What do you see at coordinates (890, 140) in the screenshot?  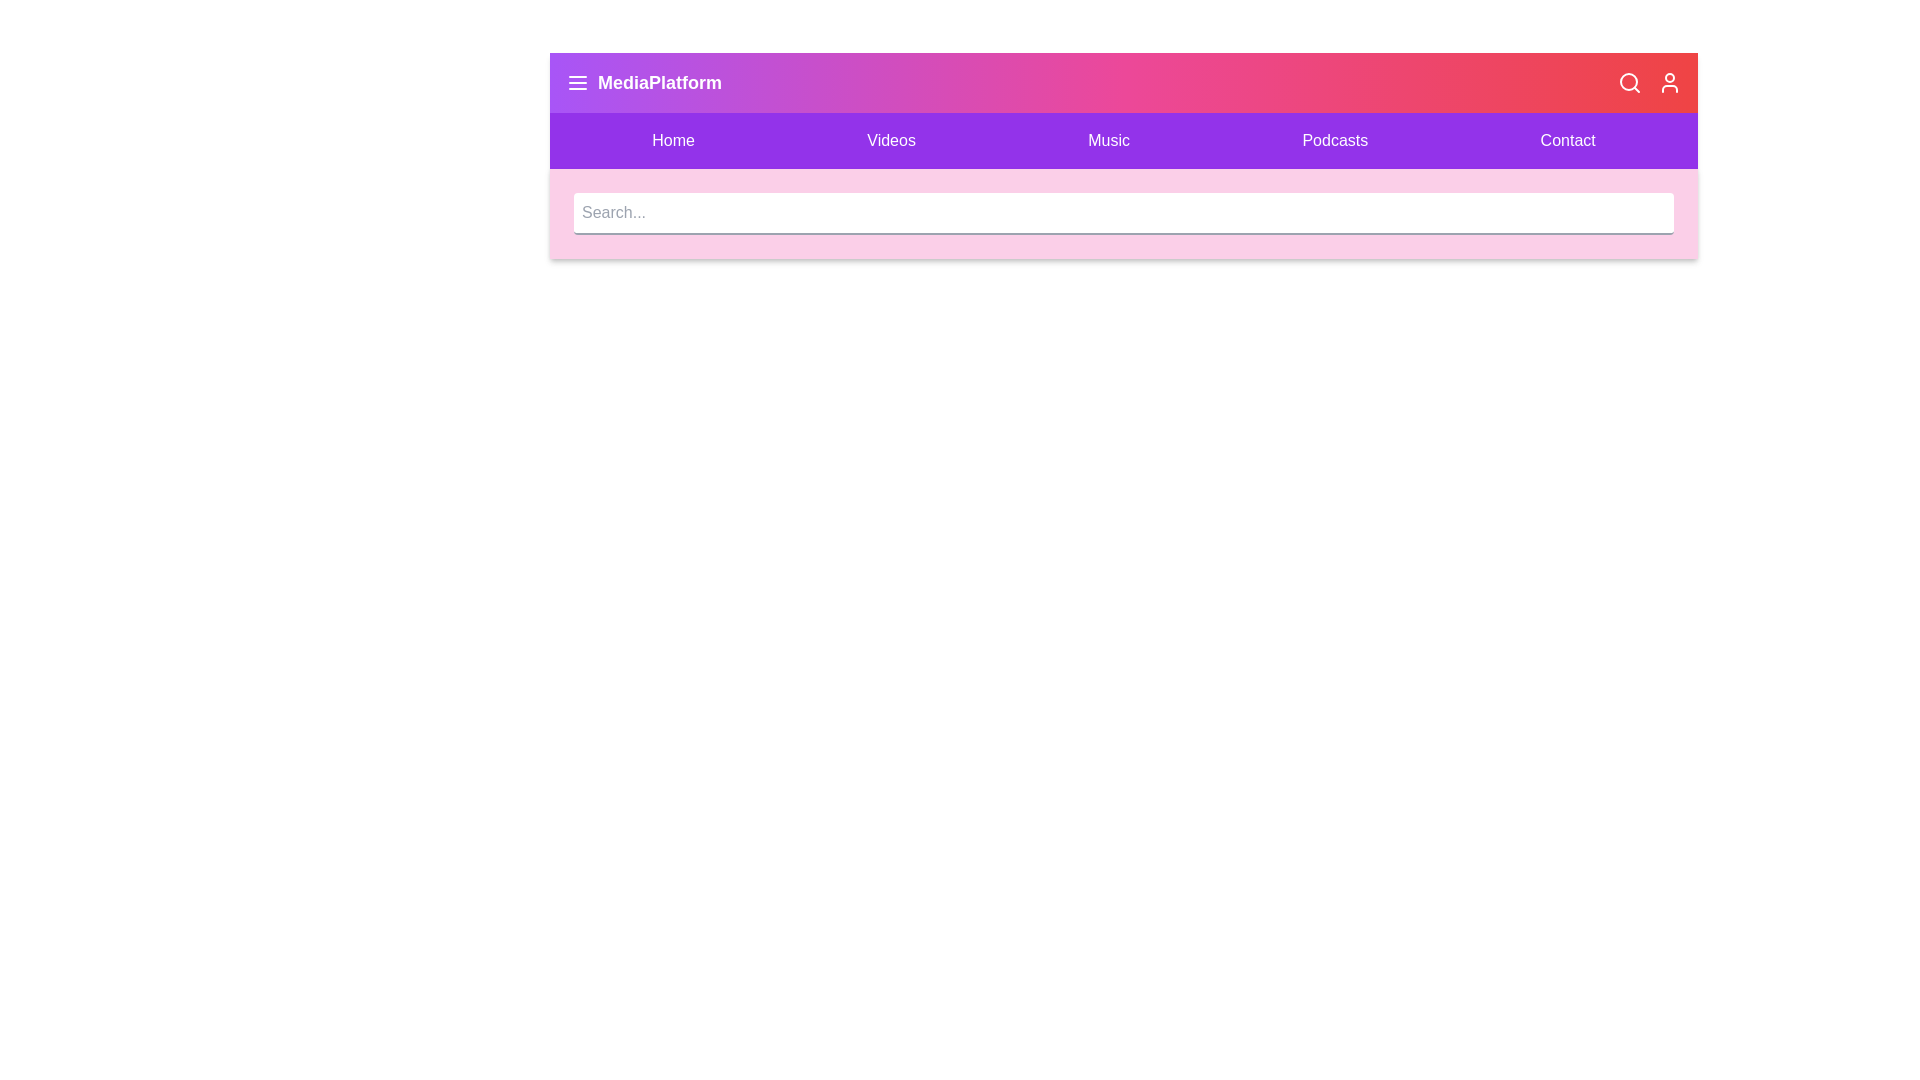 I see `the Videos menu item to navigate to the corresponding section` at bounding box center [890, 140].